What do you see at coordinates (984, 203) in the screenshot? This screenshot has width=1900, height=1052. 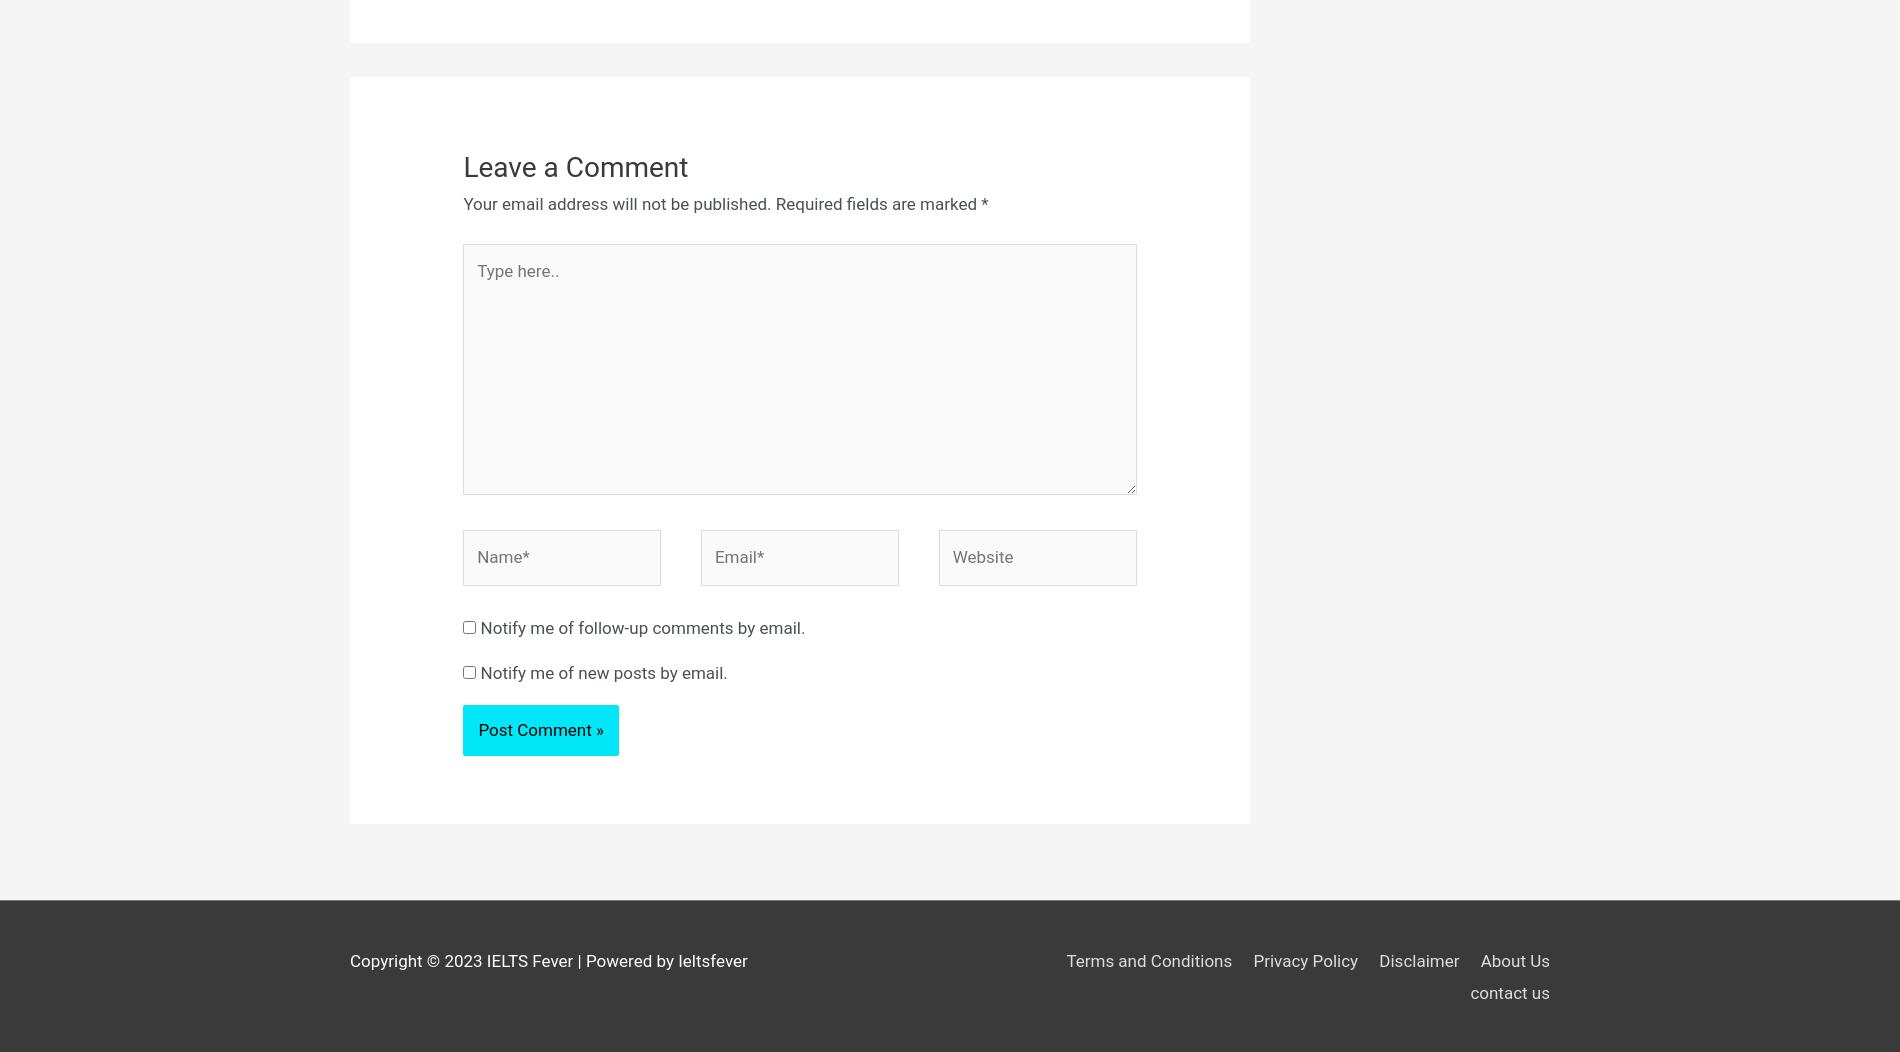 I see `'*'` at bounding box center [984, 203].